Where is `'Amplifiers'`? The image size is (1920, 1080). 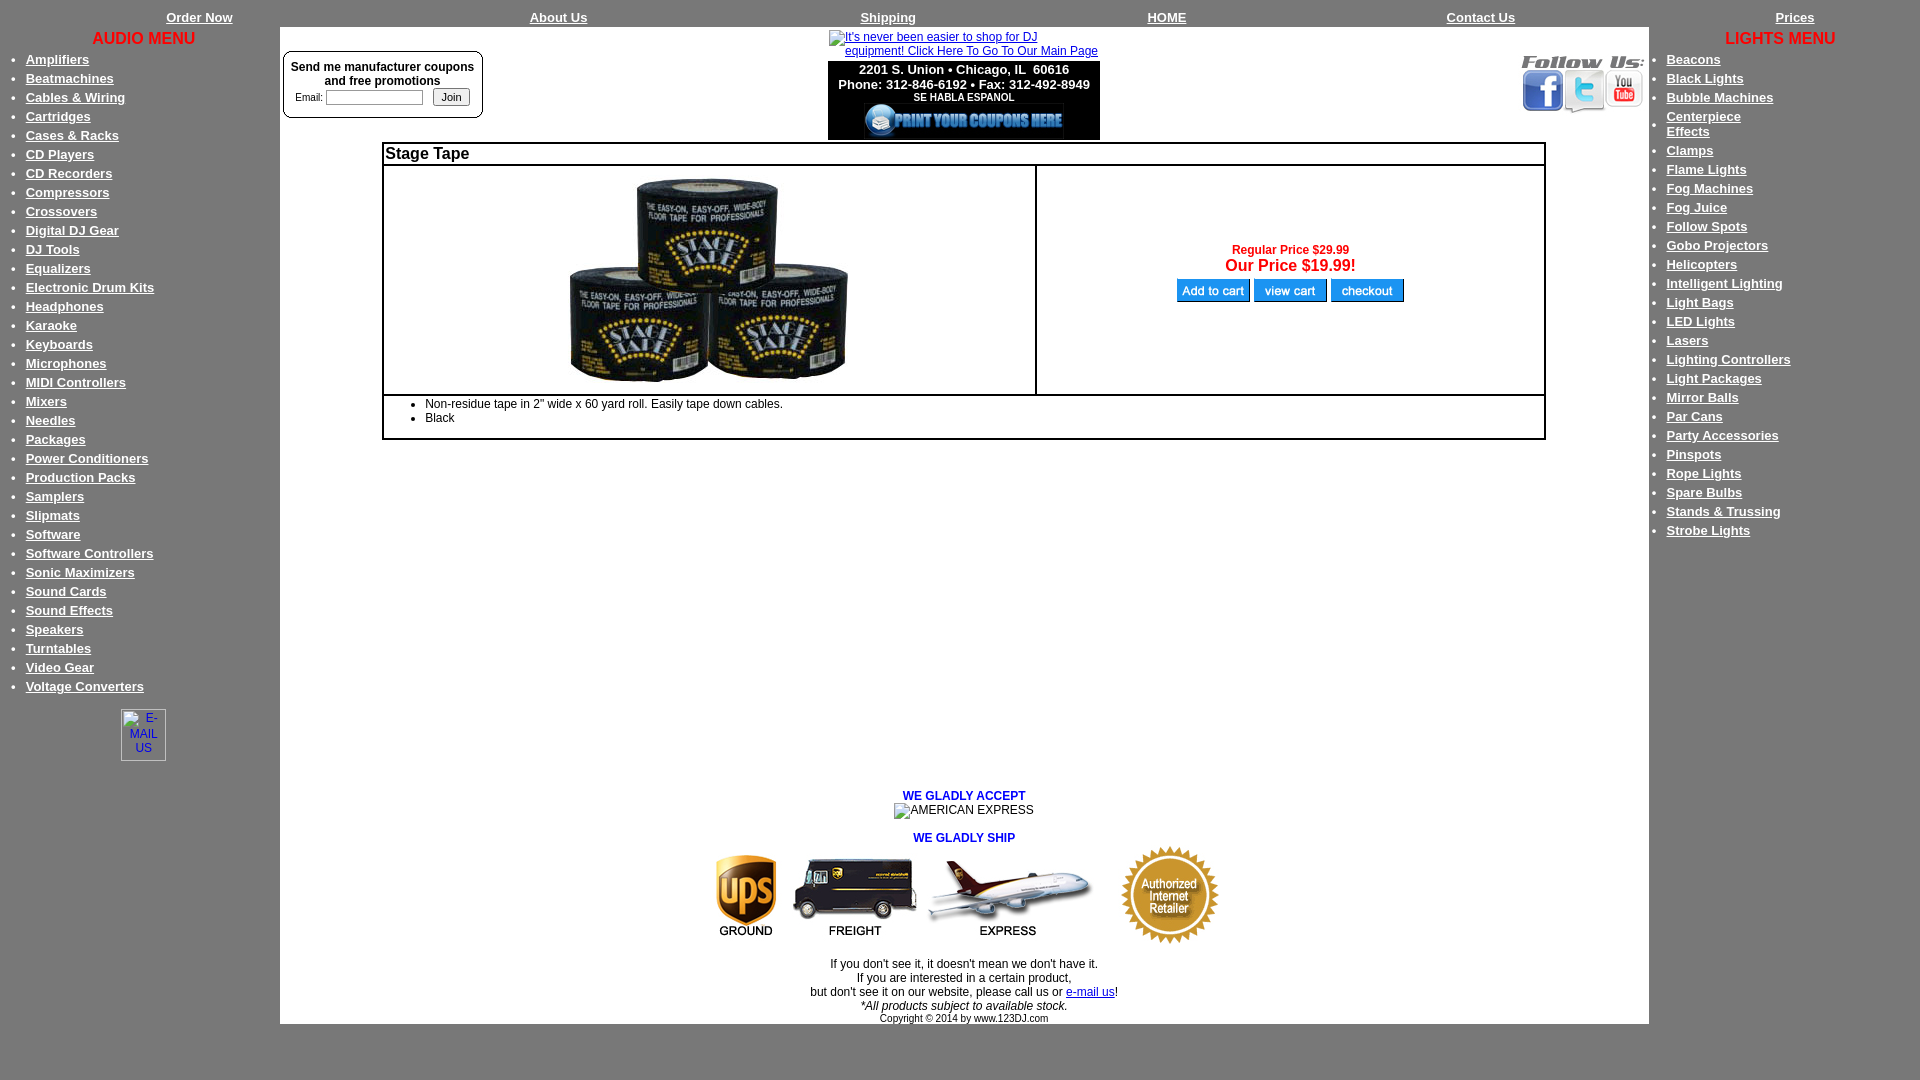
'Amplifiers' is located at coordinates (57, 58).